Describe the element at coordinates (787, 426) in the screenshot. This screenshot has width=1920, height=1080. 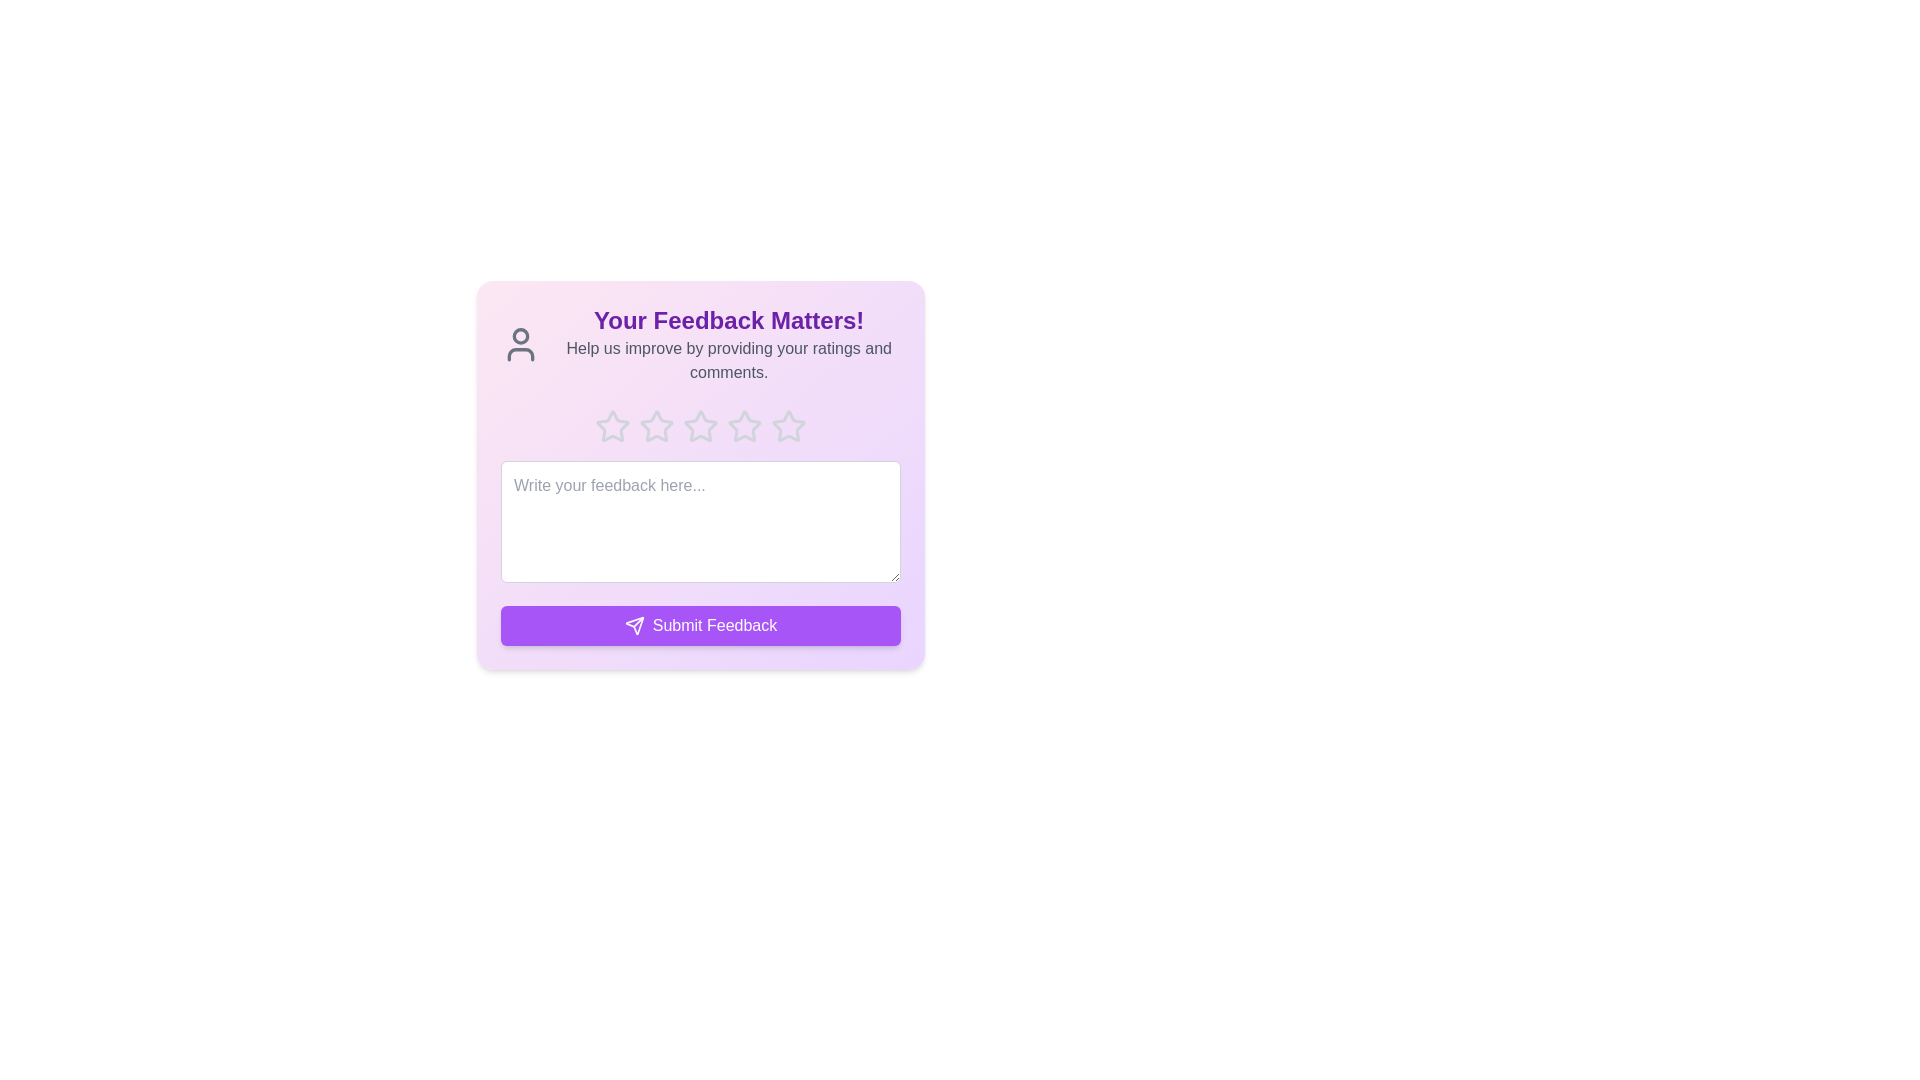
I see `the star corresponding to 5 to preview the rating` at that location.